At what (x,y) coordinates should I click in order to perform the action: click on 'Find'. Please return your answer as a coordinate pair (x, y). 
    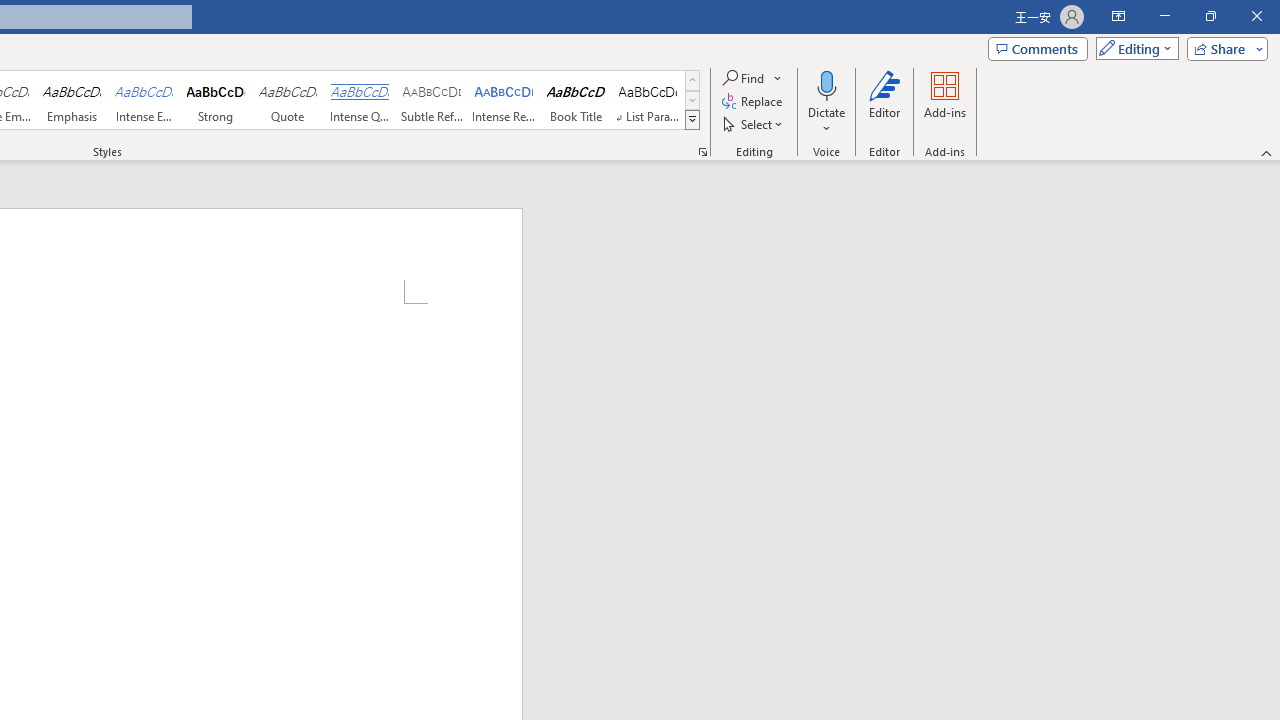
    Looking at the image, I should click on (752, 77).